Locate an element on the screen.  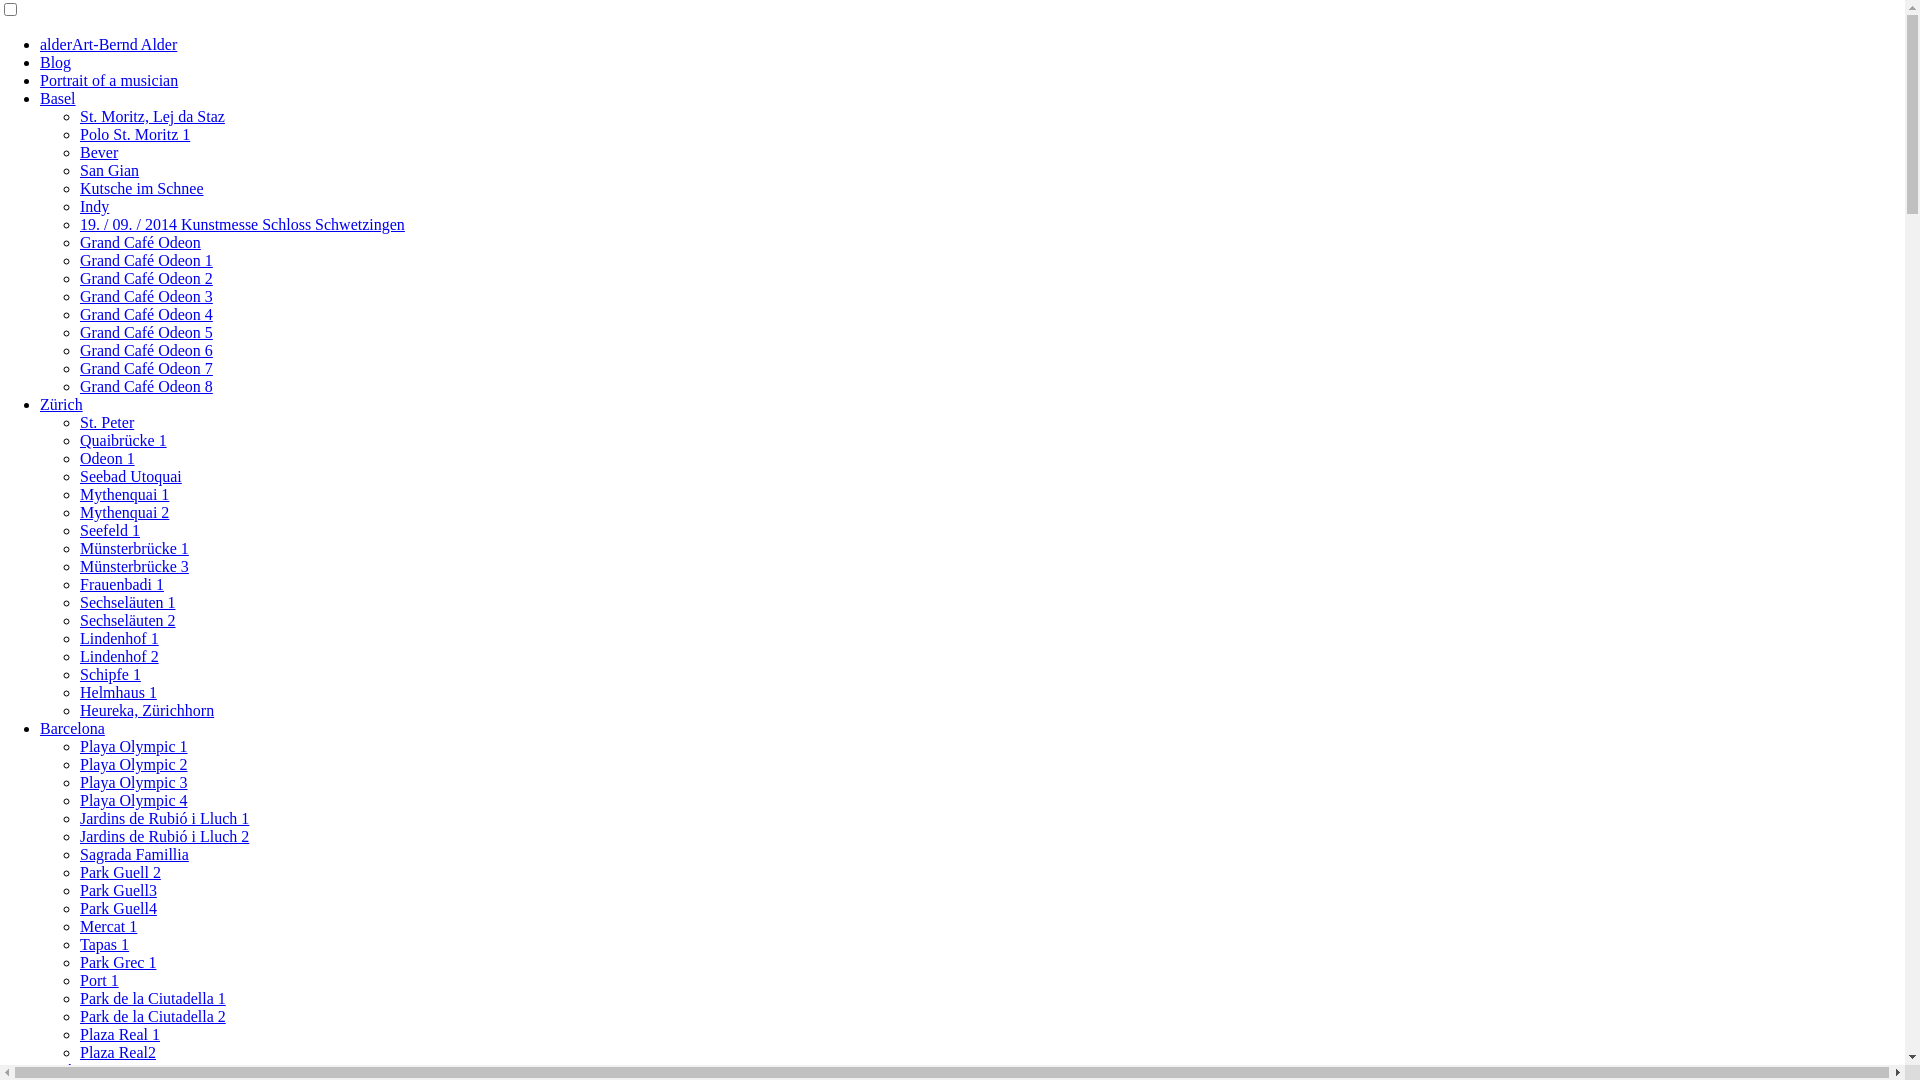
'Polo St. Moritz 1' is located at coordinates (133, 134).